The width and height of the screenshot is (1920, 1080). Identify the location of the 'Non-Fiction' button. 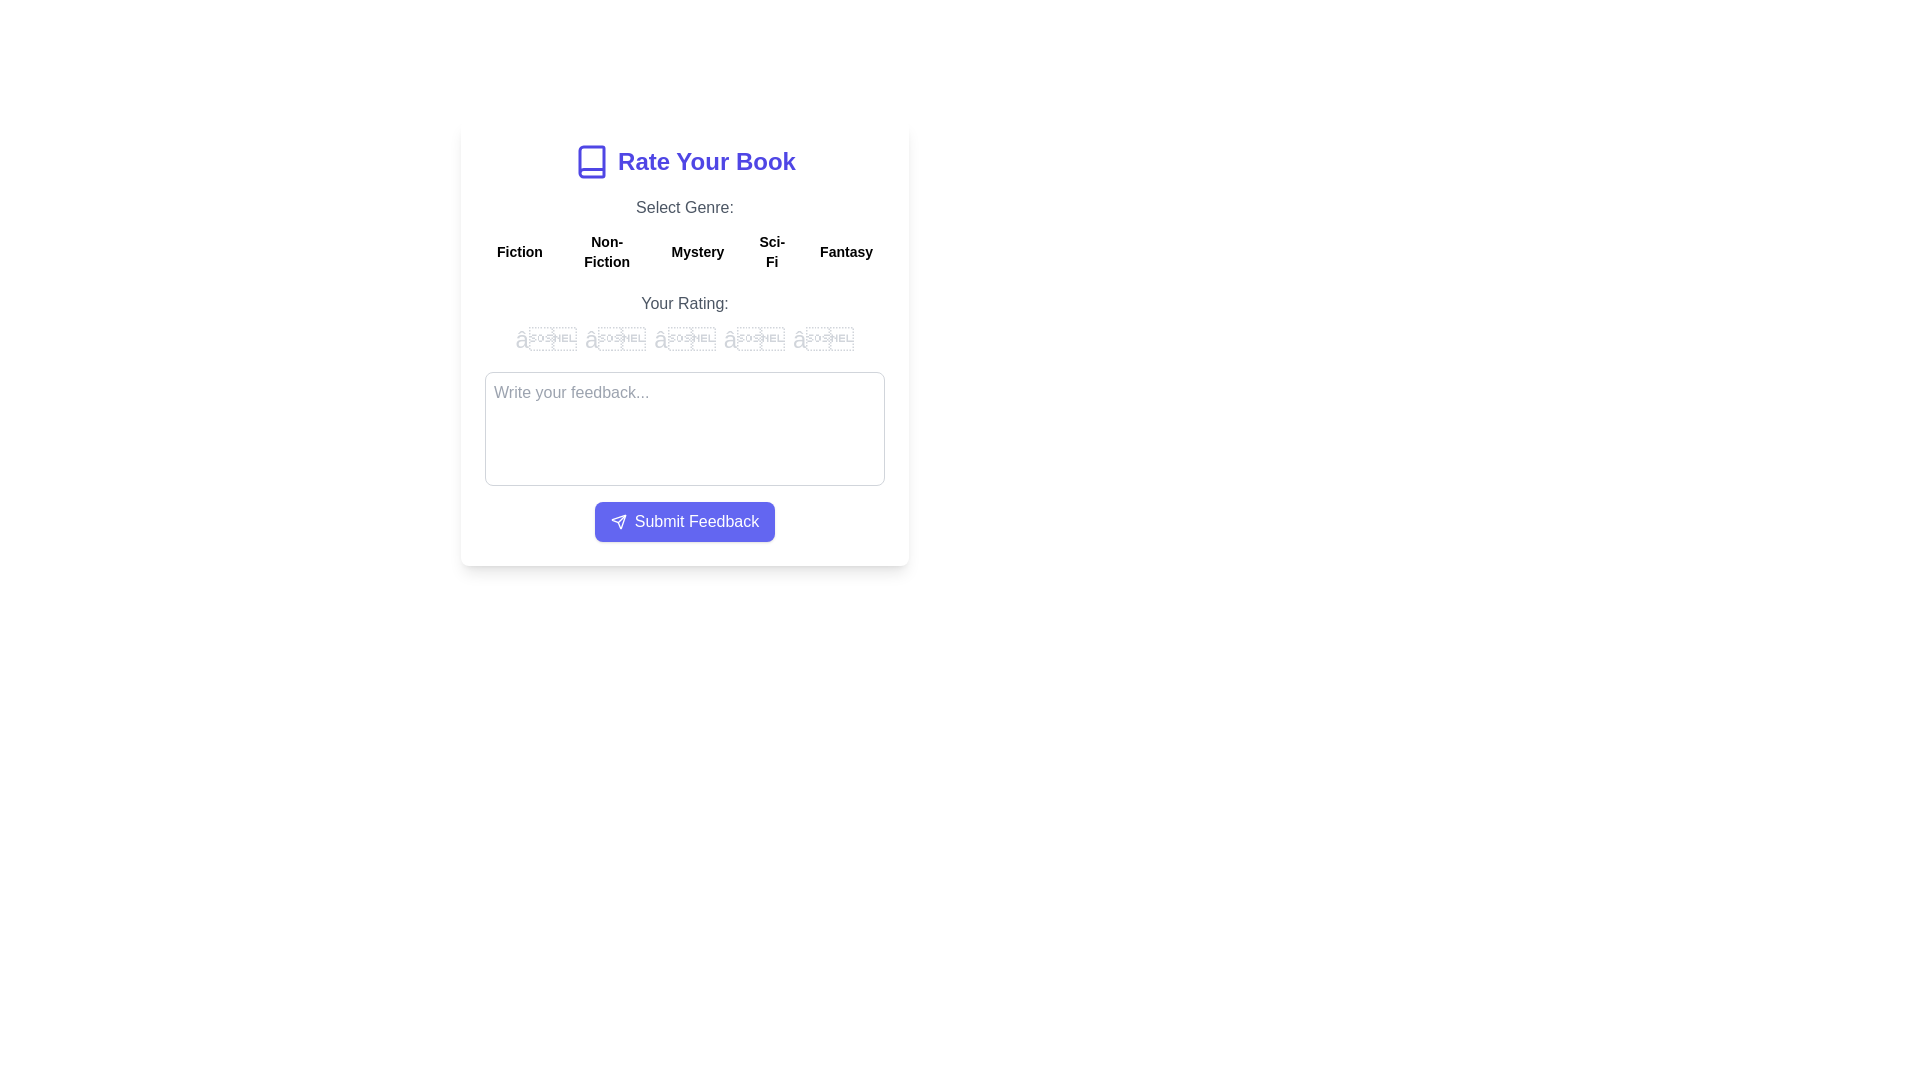
(606, 250).